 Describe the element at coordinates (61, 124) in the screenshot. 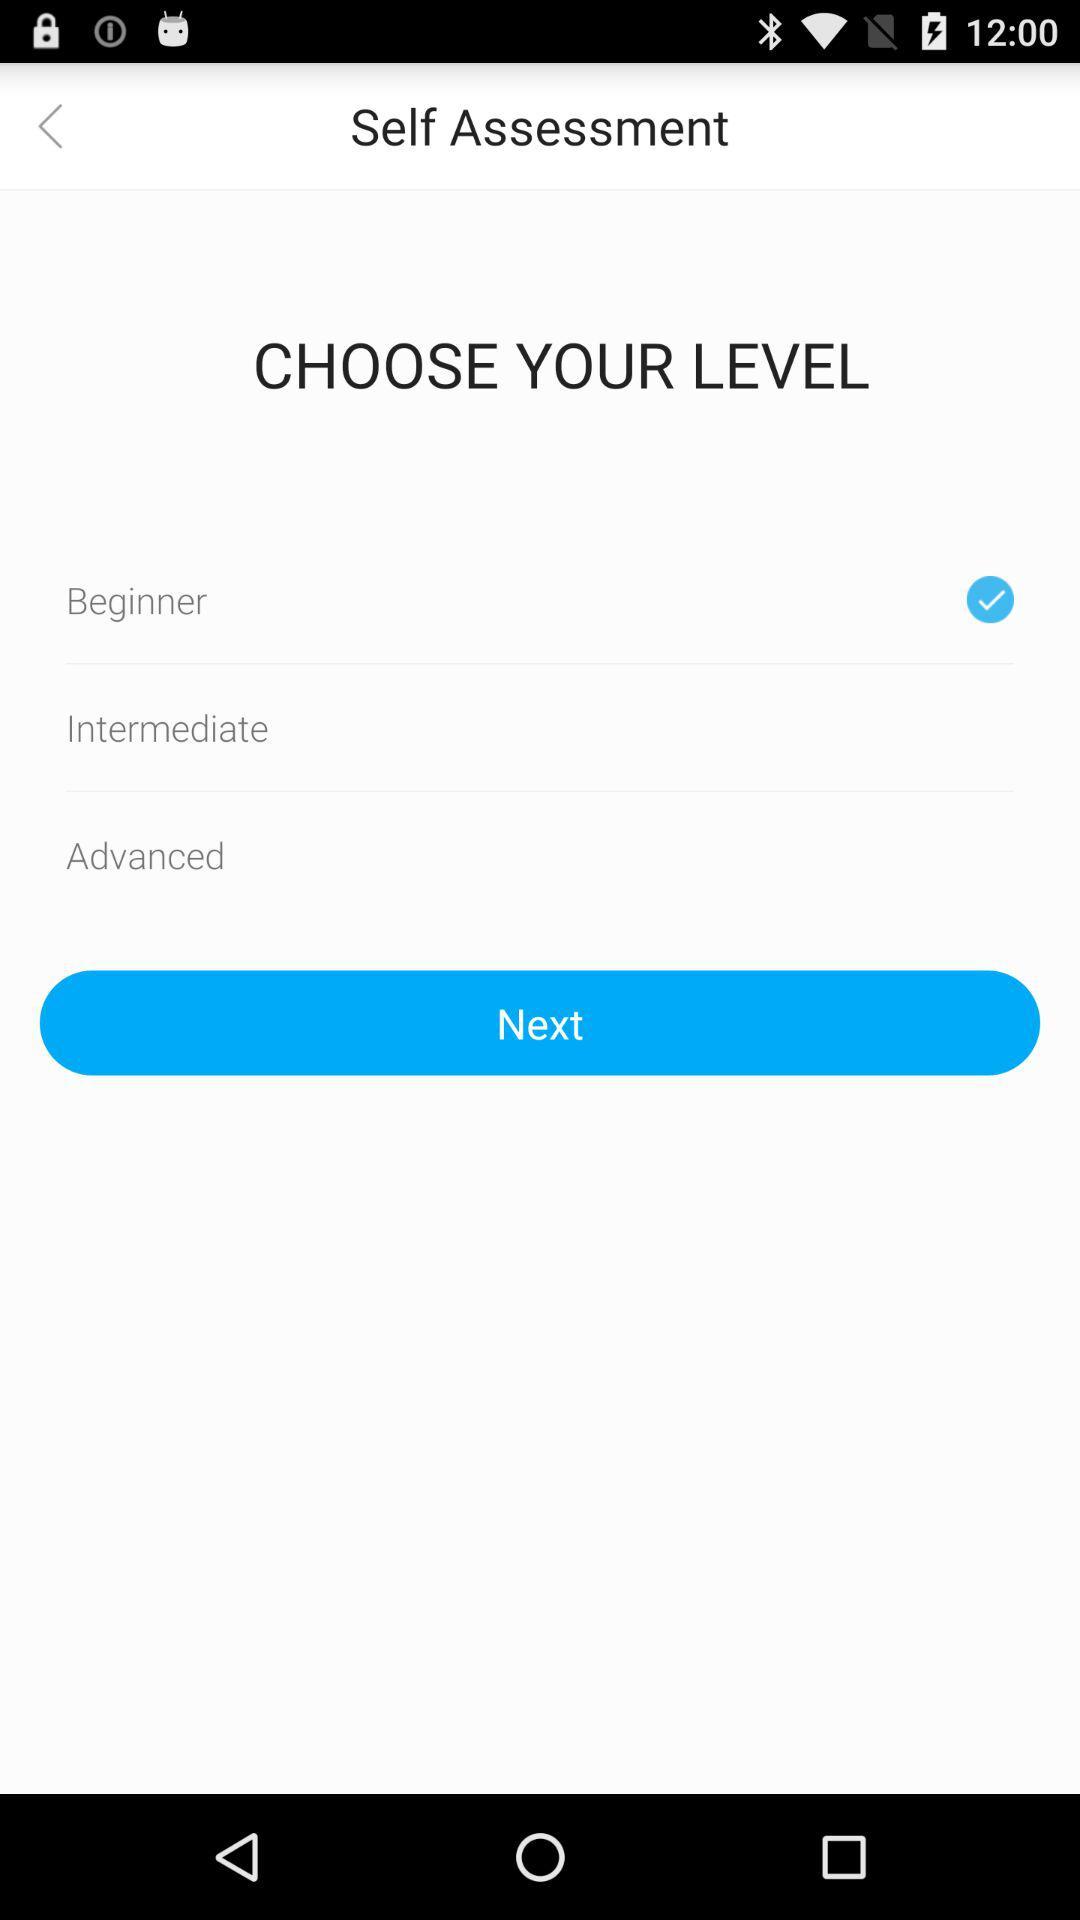

I see `app to the left of the self assessment` at that location.